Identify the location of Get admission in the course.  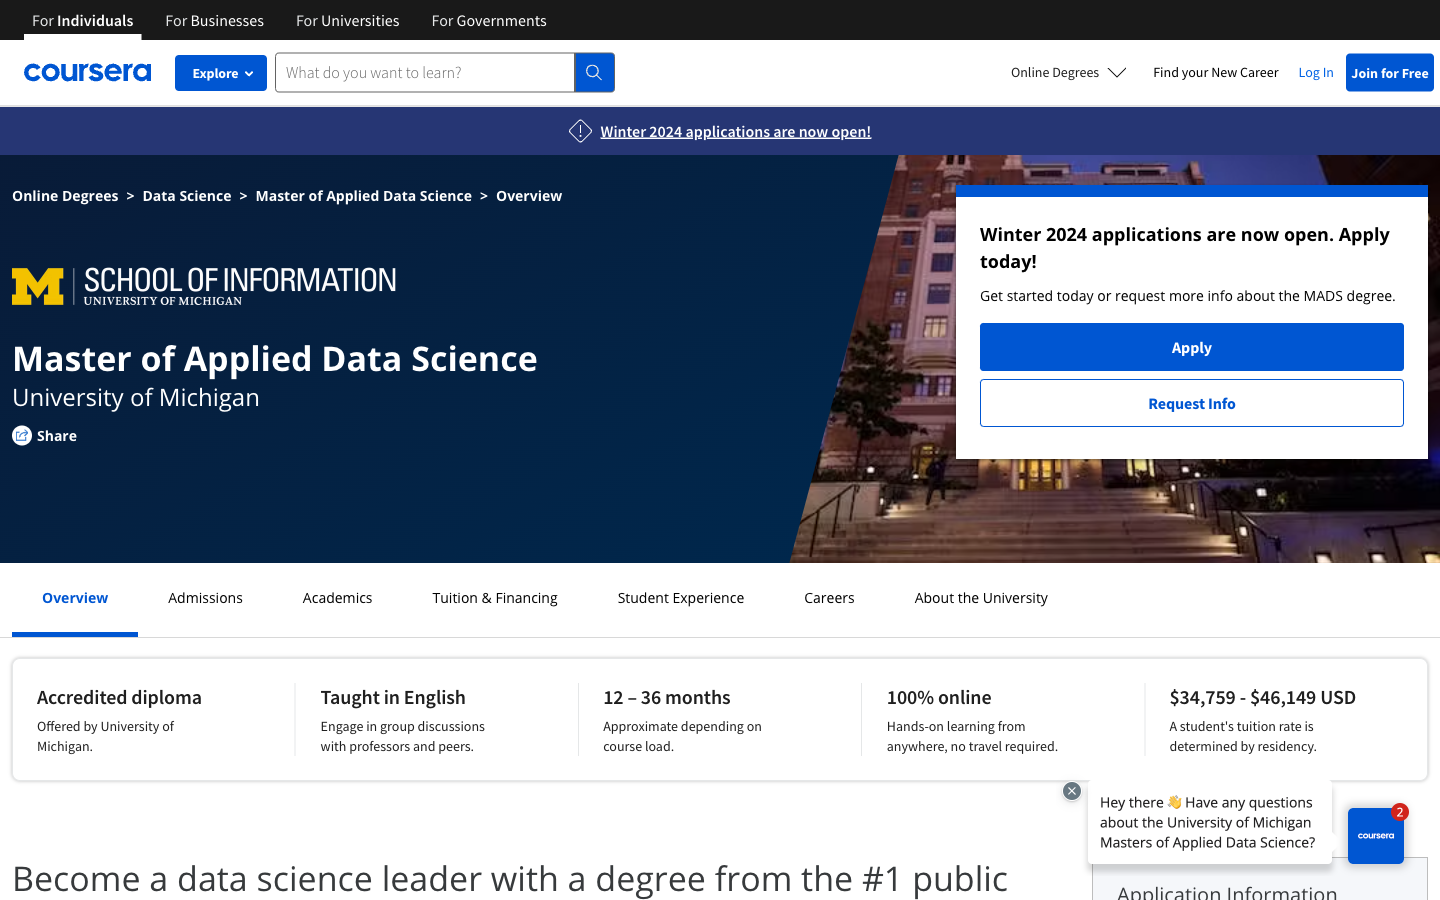
(205, 597).